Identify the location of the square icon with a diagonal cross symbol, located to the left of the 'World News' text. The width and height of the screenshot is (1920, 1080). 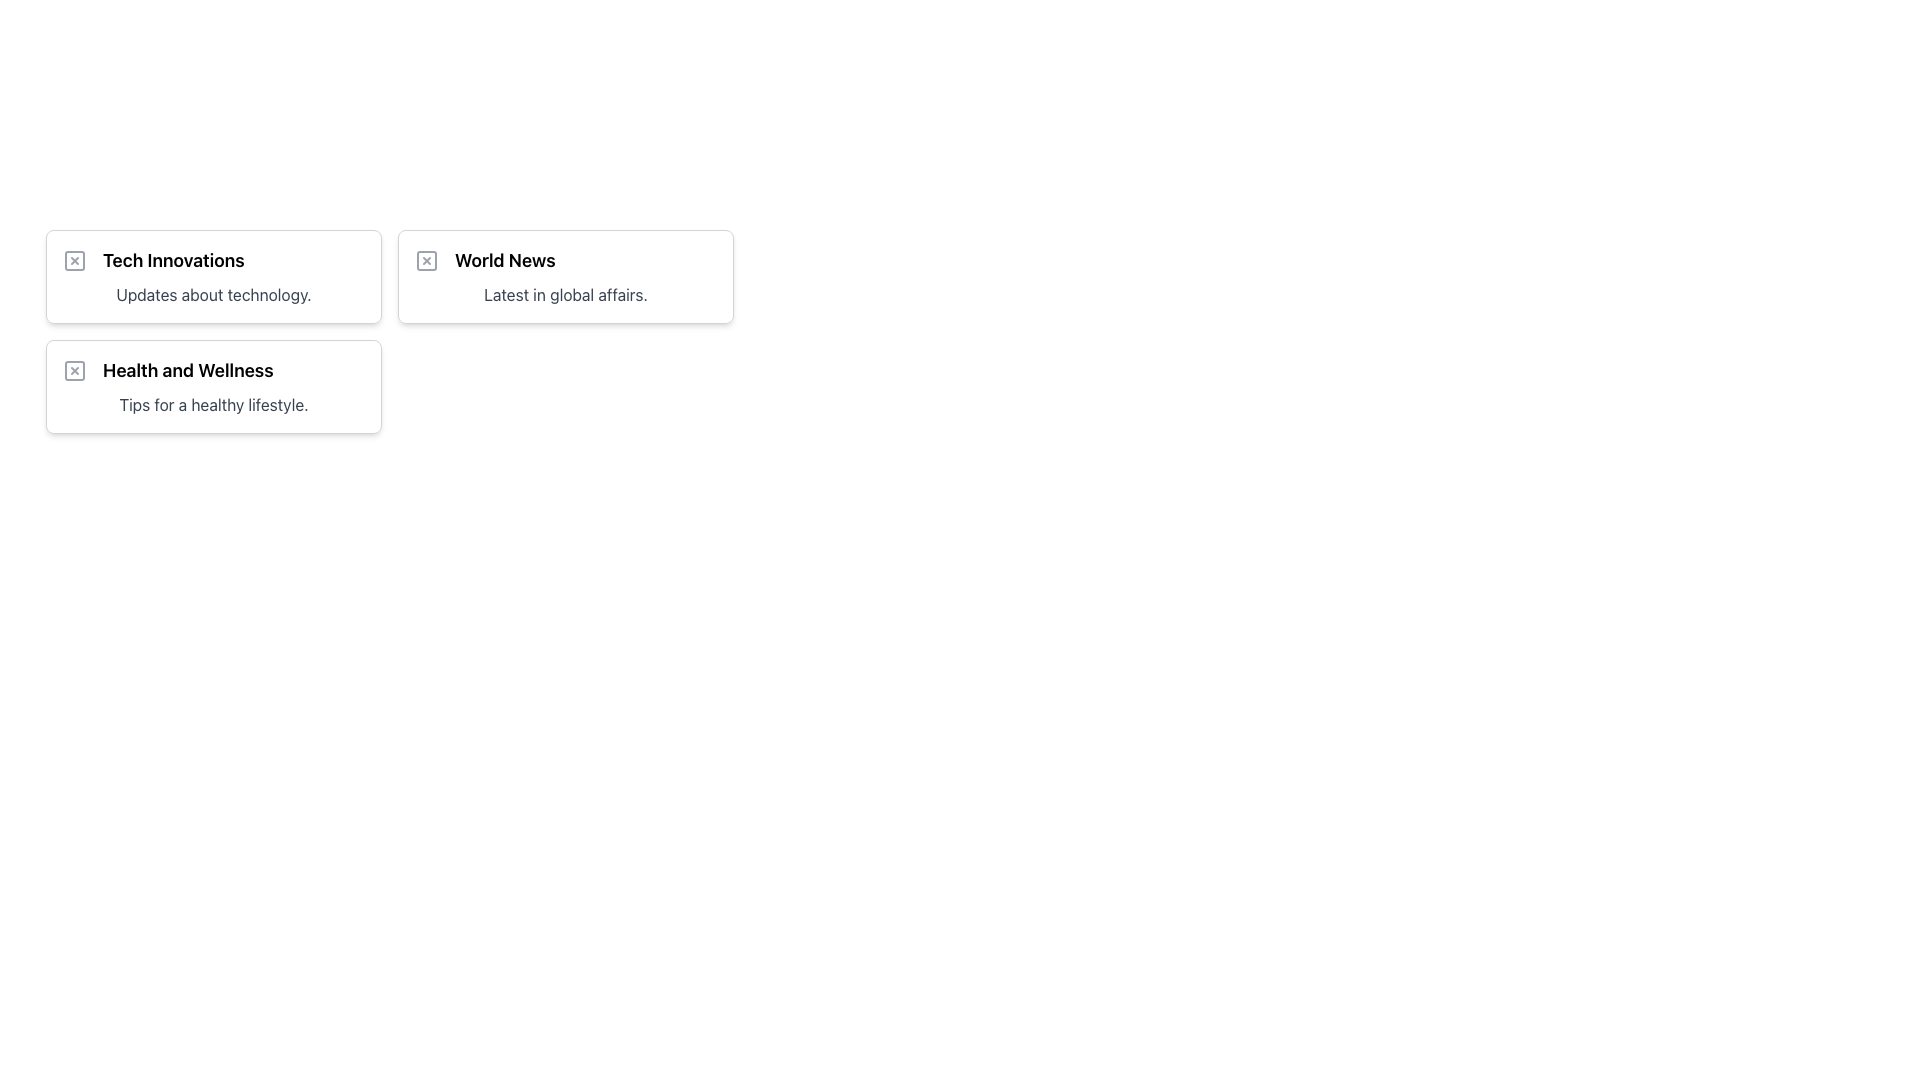
(426, 260).